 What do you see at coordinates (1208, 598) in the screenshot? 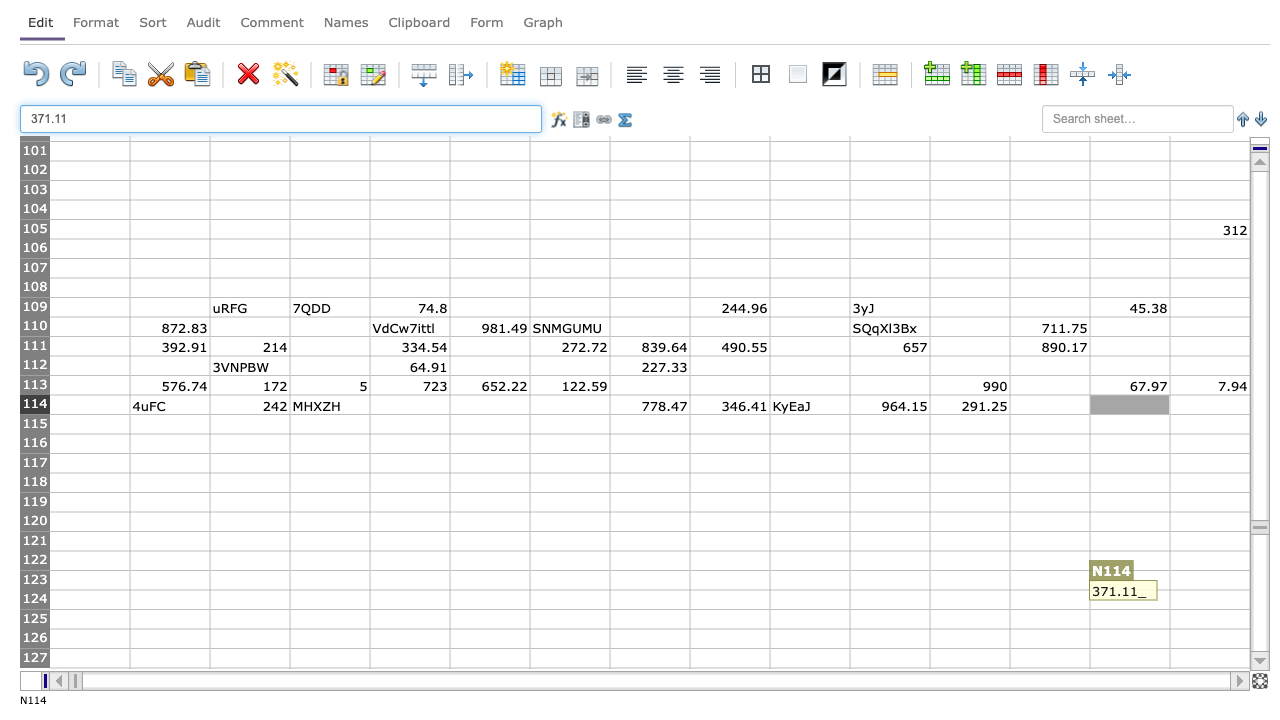
I see `O124` at bounding box center [1208, 598].